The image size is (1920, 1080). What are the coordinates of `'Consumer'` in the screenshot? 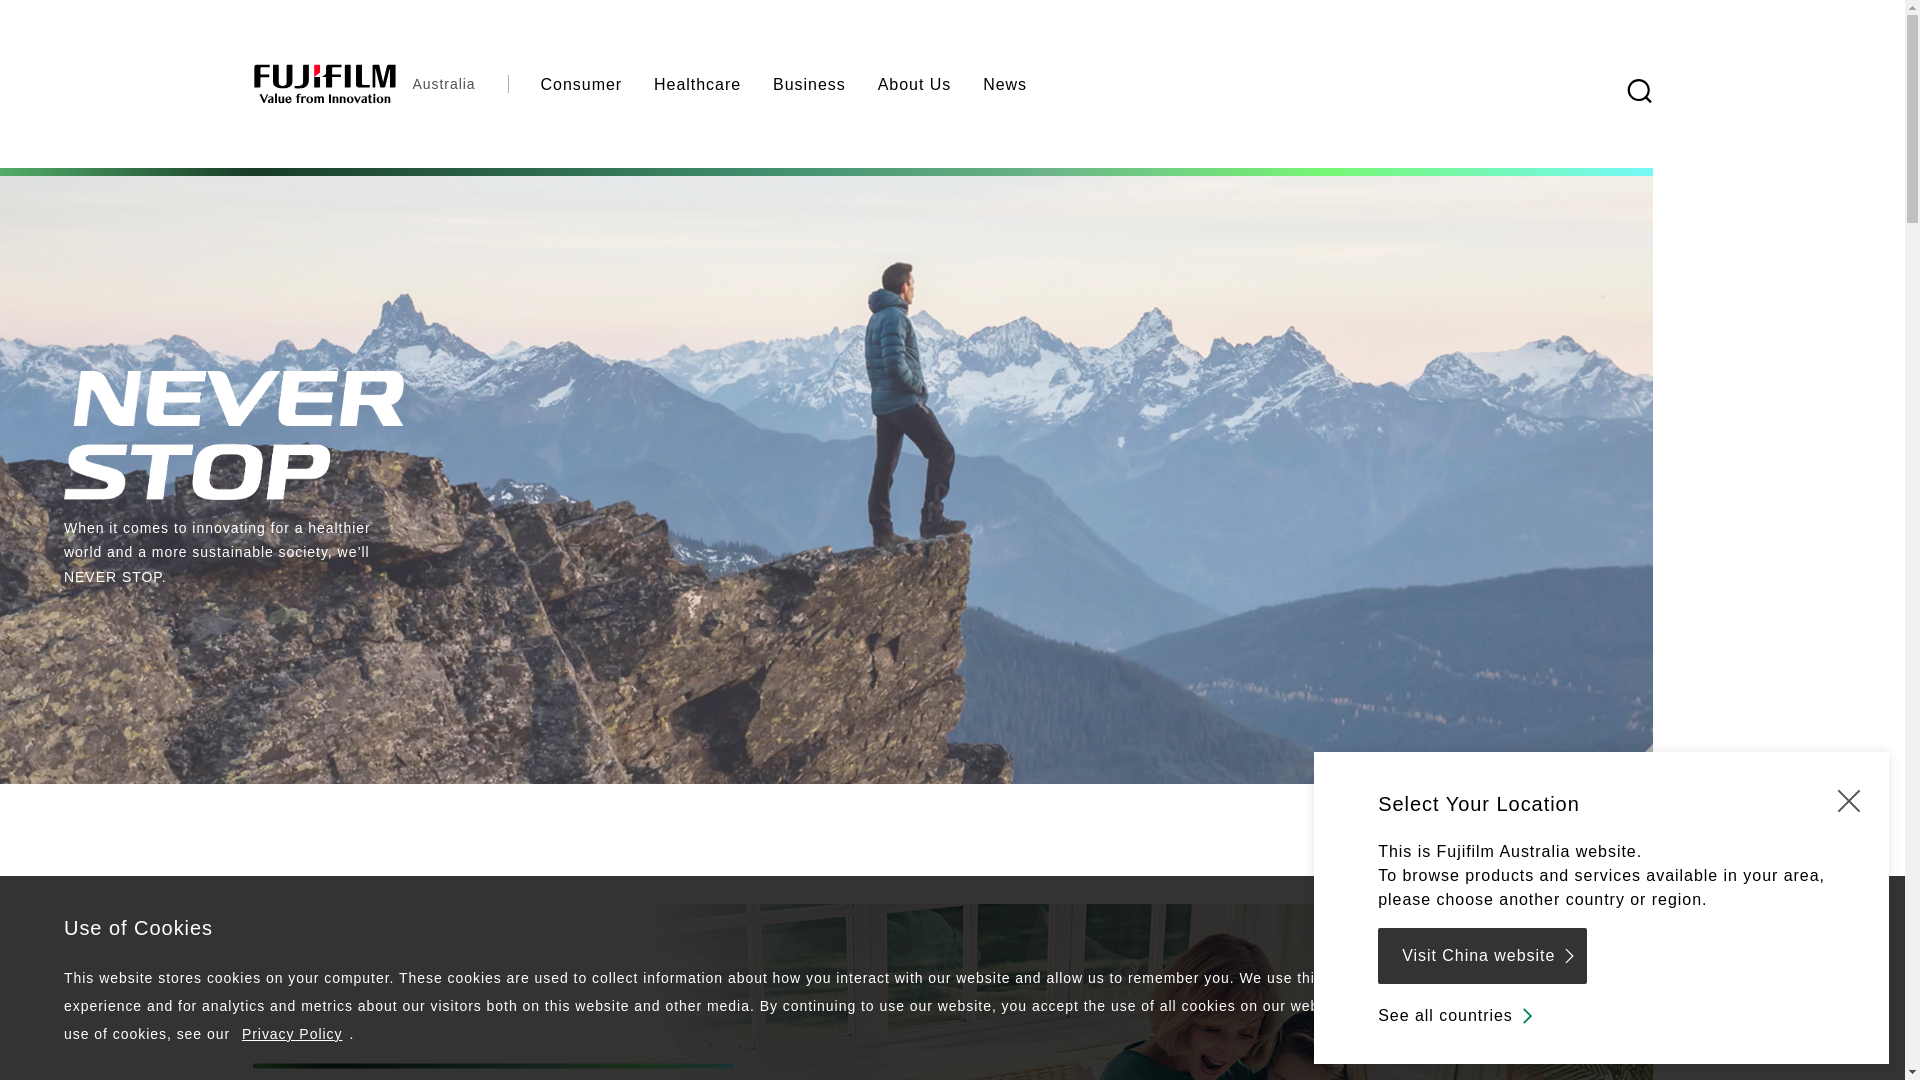 It's located at (524, 83).